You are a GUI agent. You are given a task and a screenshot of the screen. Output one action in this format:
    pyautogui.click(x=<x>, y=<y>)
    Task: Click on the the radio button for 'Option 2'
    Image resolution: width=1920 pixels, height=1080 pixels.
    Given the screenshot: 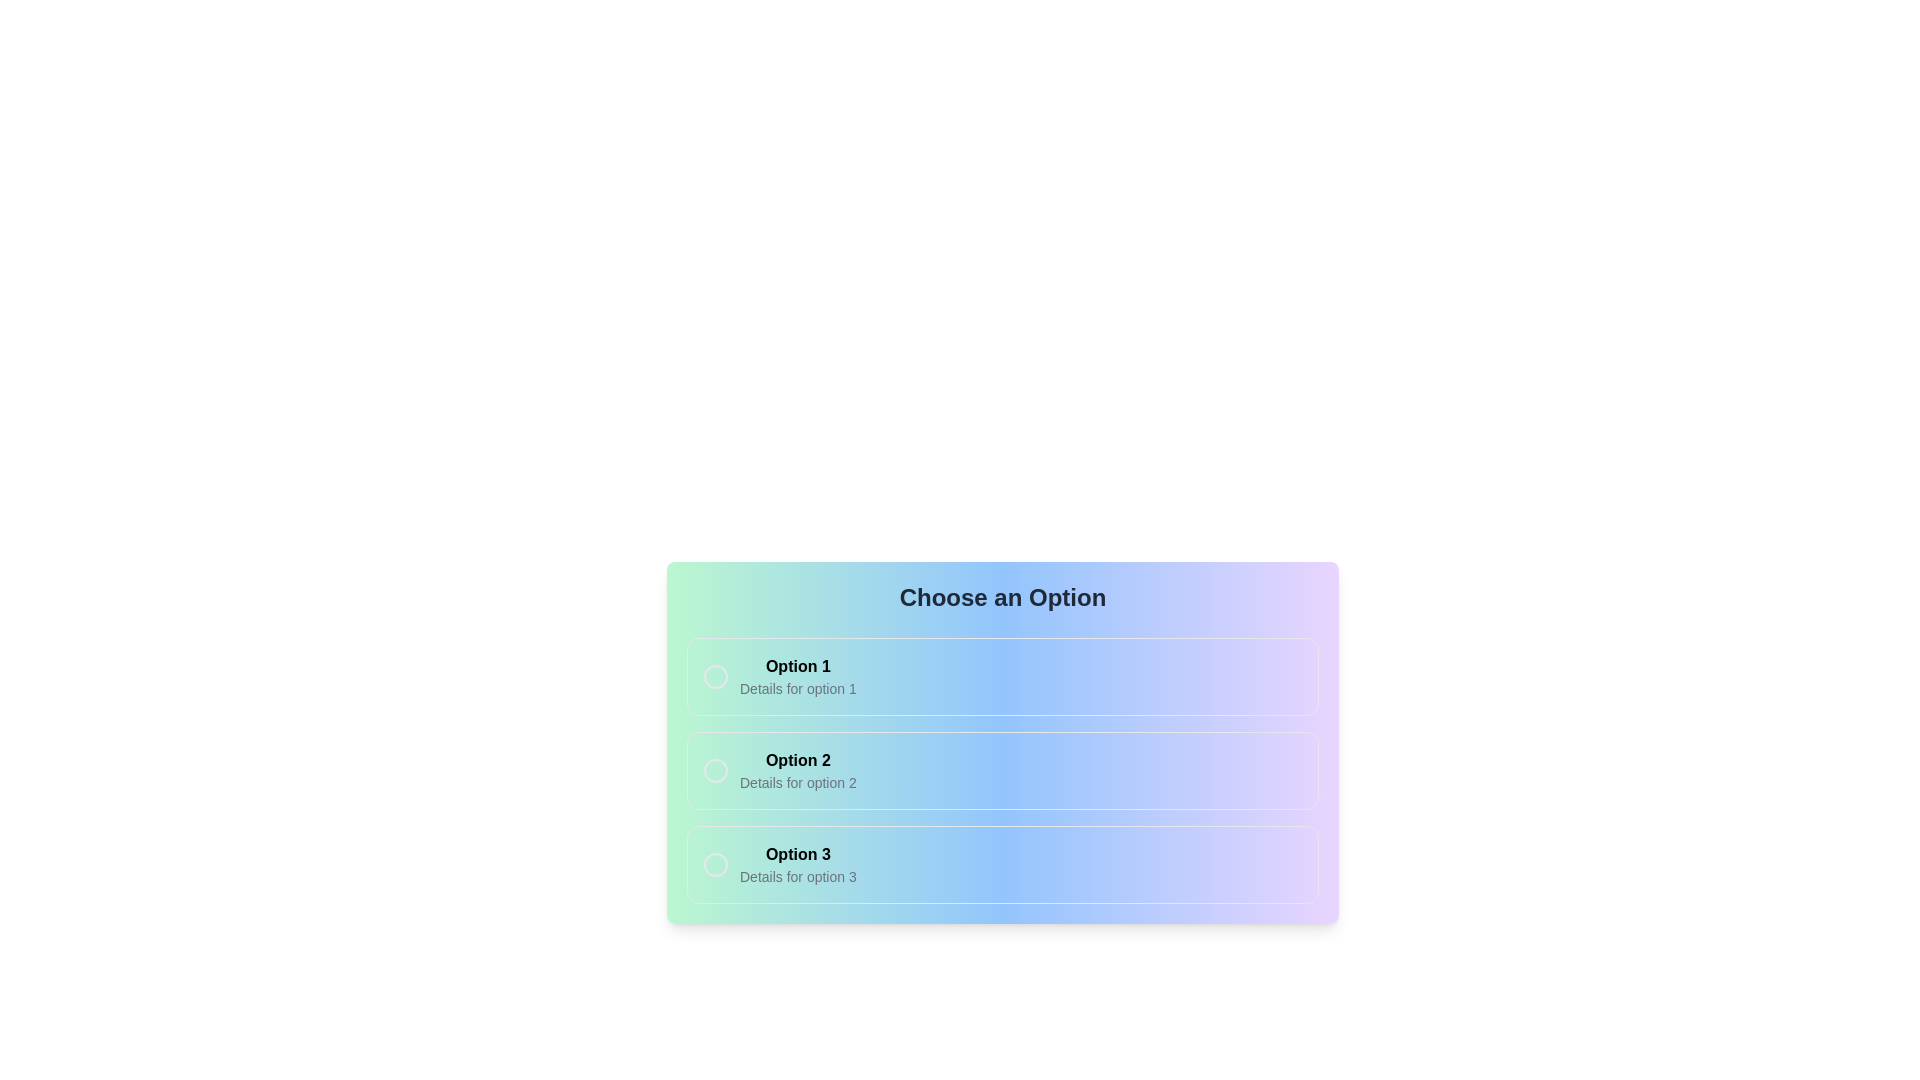 What is the action you would take?
    pyautogui.click(x=715, y=770)
    